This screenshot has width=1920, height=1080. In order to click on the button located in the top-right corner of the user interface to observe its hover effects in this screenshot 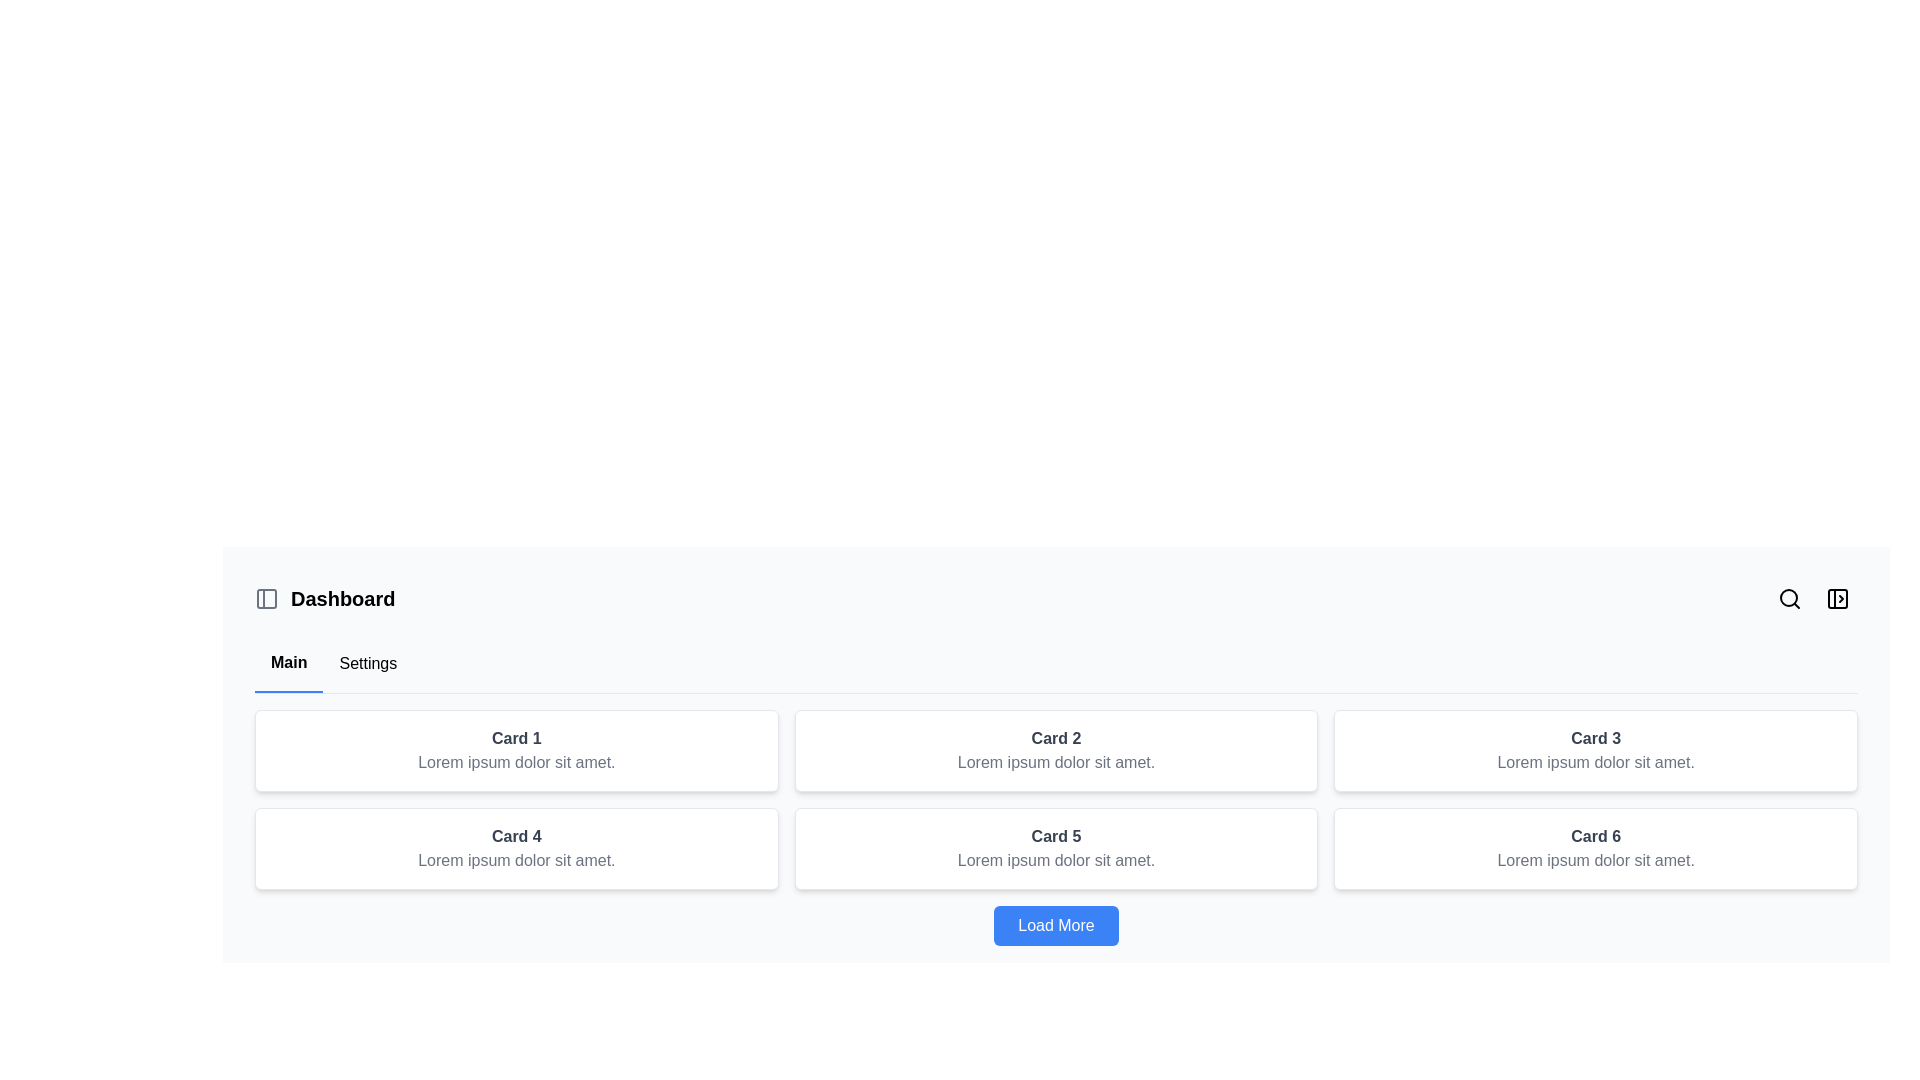, I will do `click(1838, 597)`.